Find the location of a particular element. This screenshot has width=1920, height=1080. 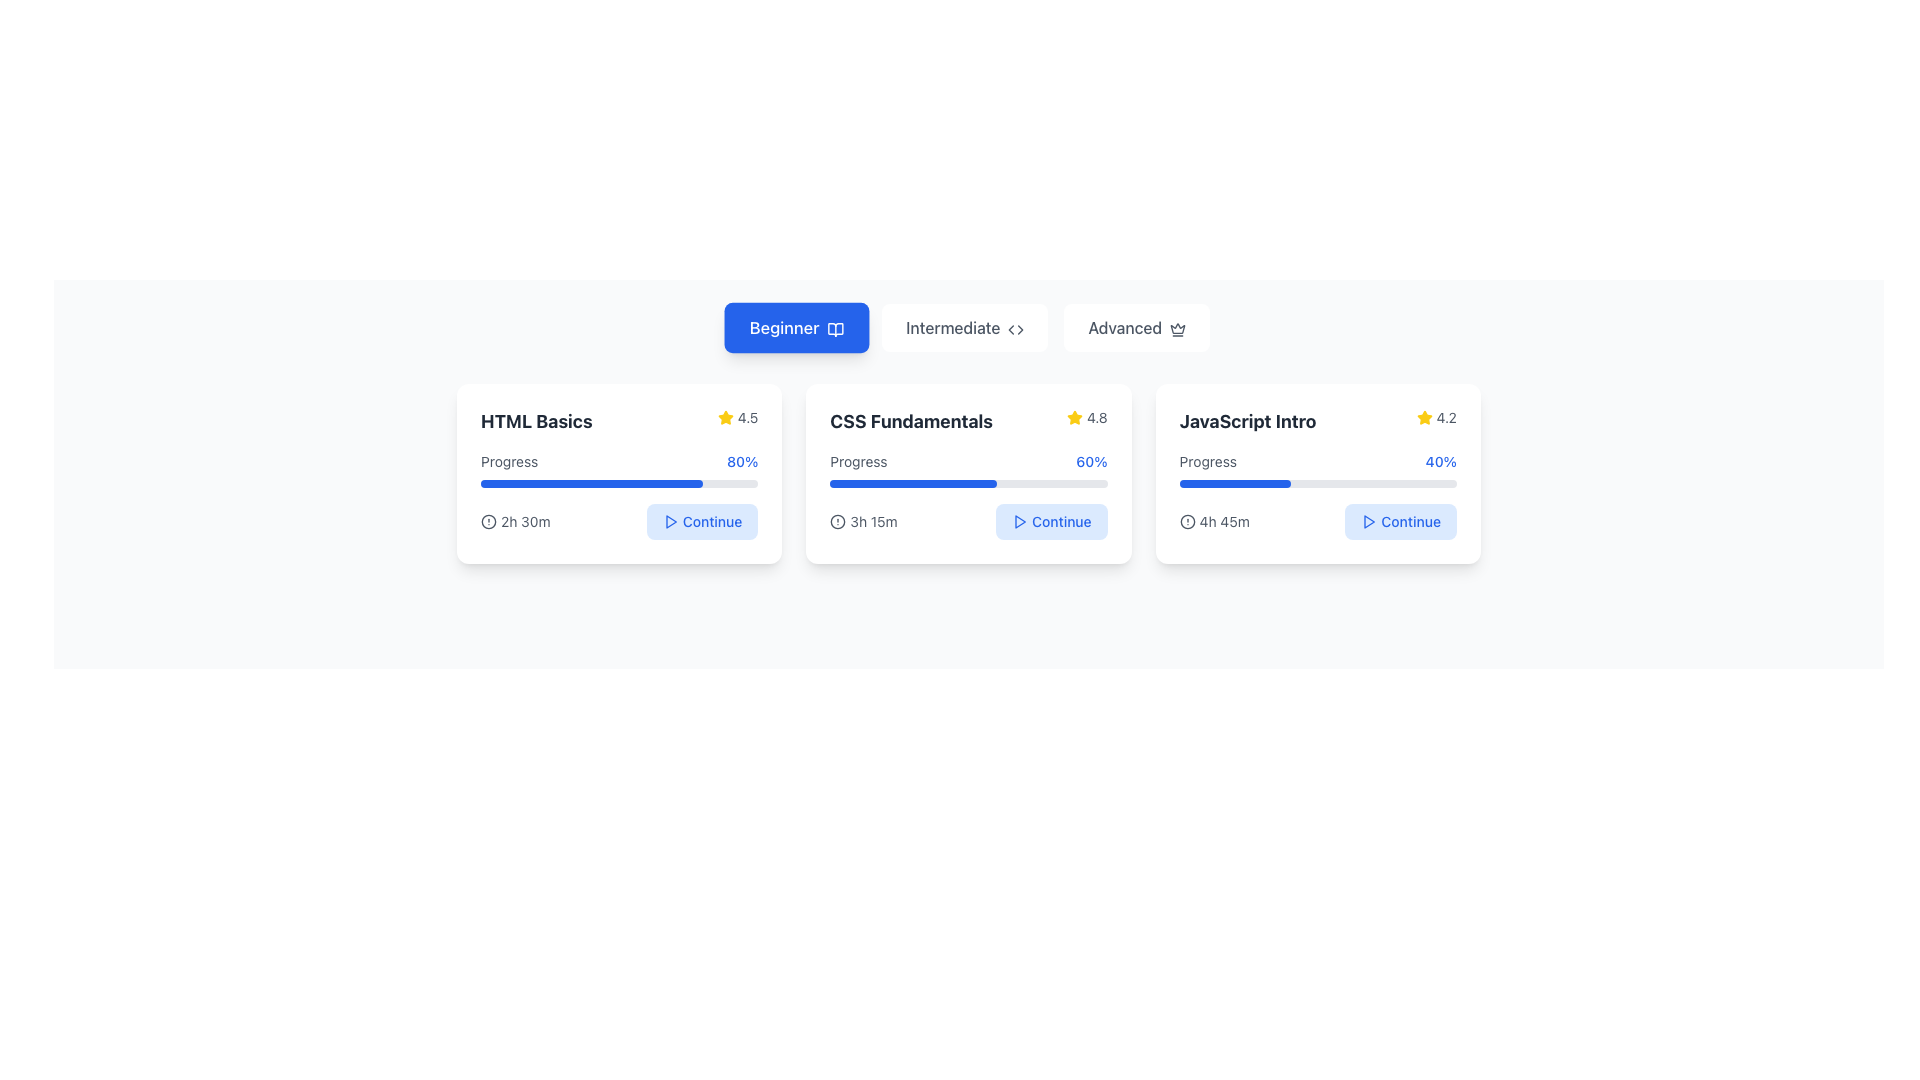

the rating for the course labeled 'CSS Fundamentals' which displays an average star rating of 4.8 is located at coordinates (969, 420).